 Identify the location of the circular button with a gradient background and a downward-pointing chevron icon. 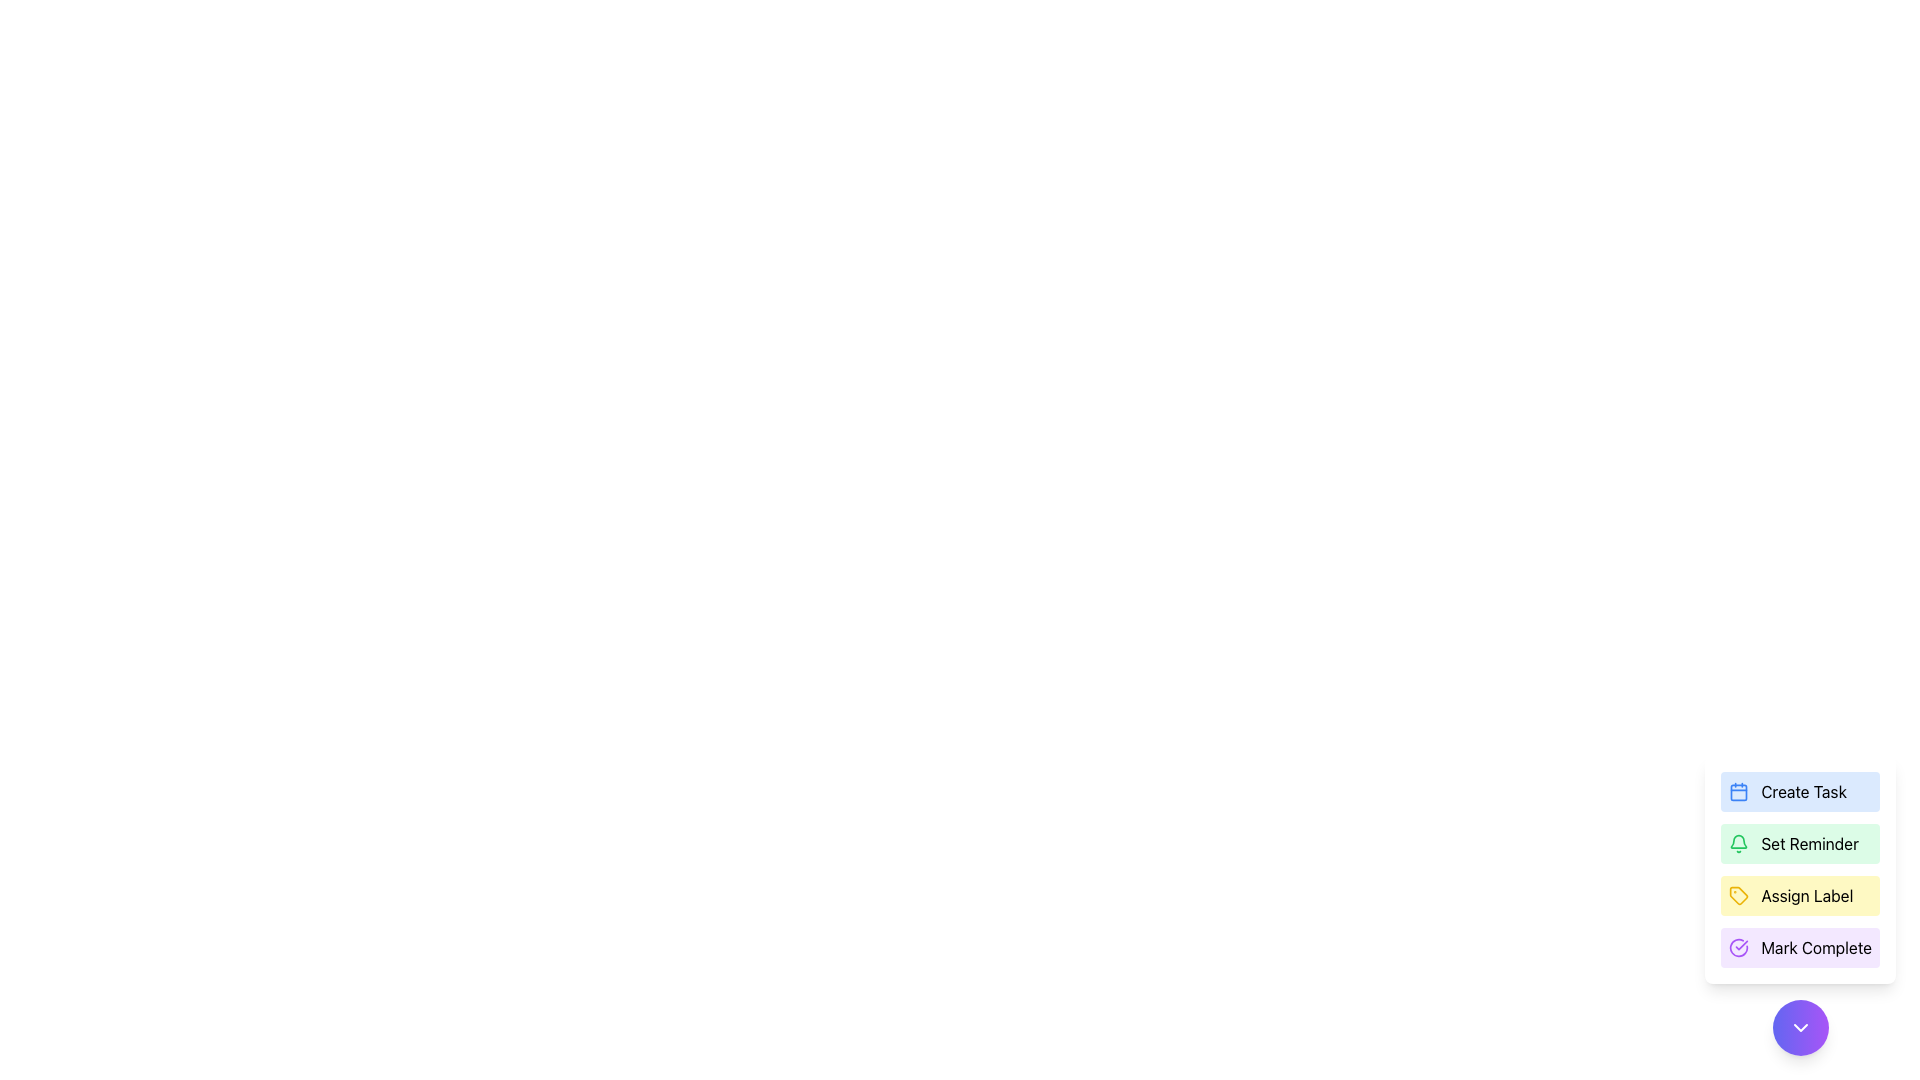
(1800, 1028).